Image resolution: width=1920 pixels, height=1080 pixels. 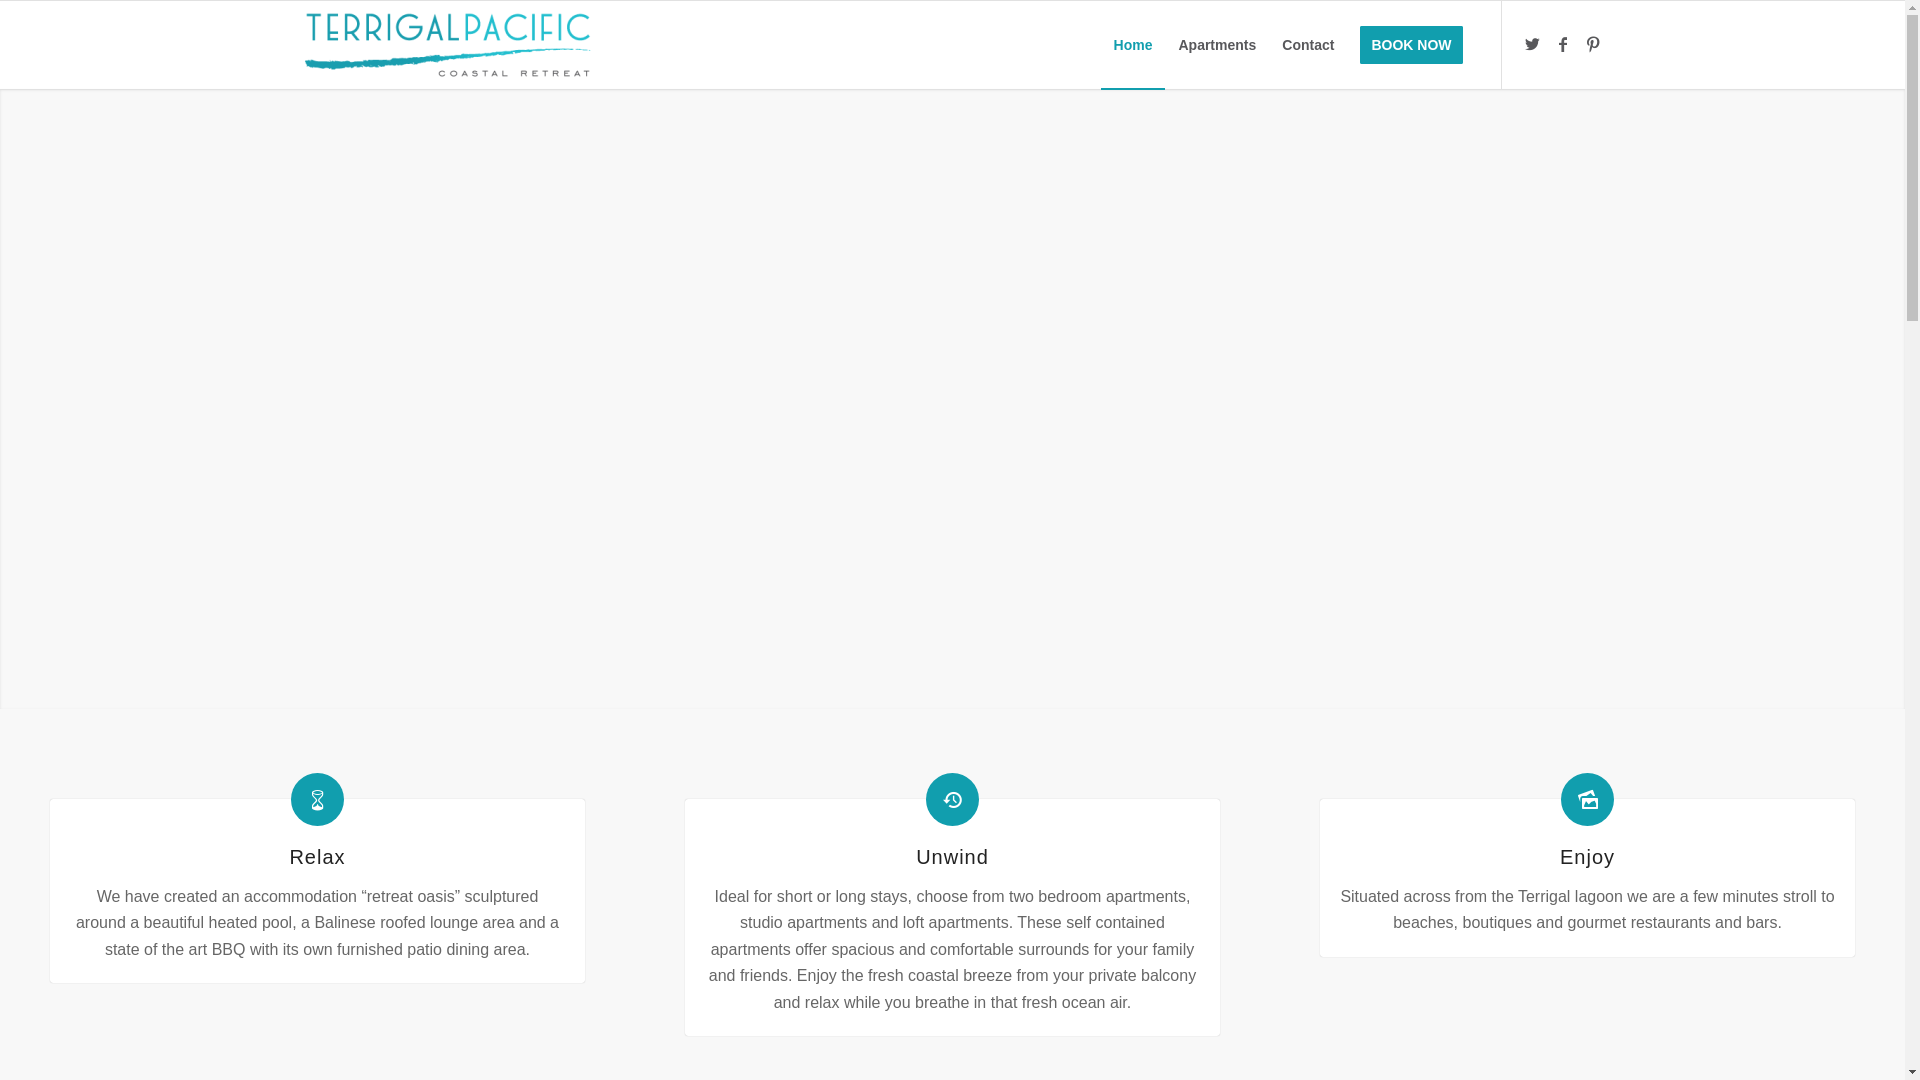 What do you see at coordinates (1592, 43) in the screenshot?
I see `'Pinterest'` at bounding box center [1592, 43].